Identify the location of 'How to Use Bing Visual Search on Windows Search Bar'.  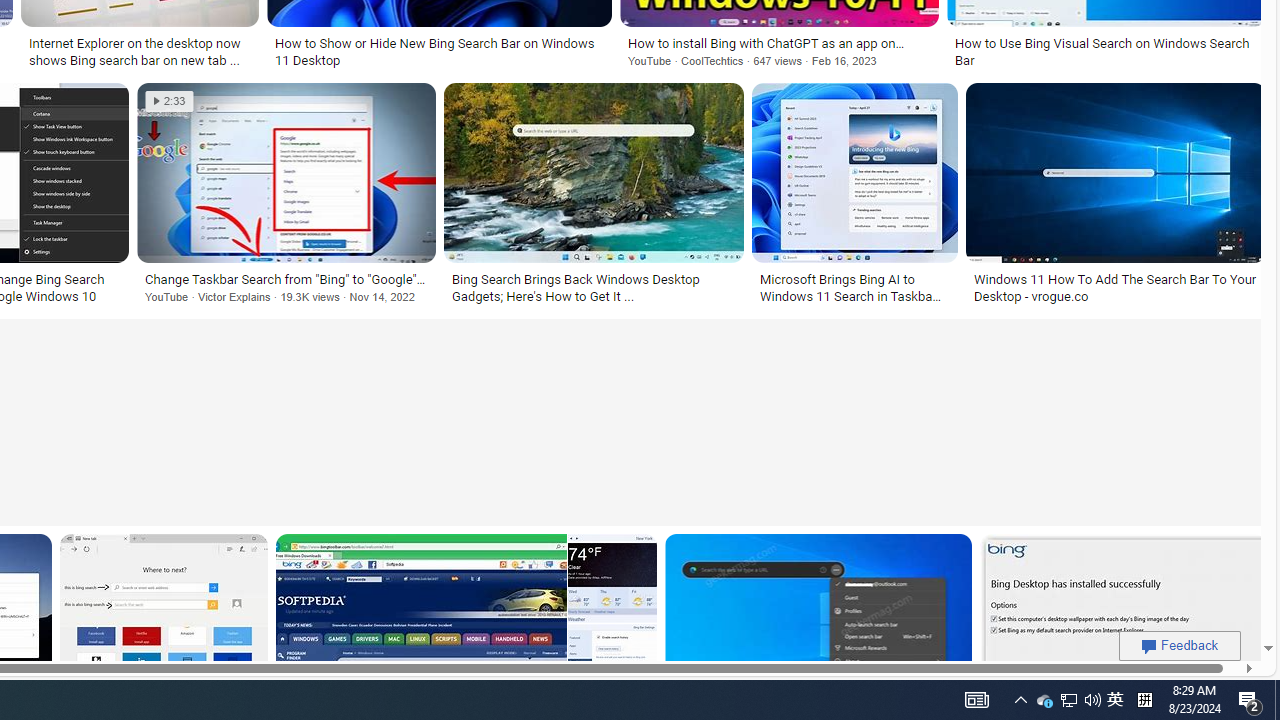
(1105, 51).